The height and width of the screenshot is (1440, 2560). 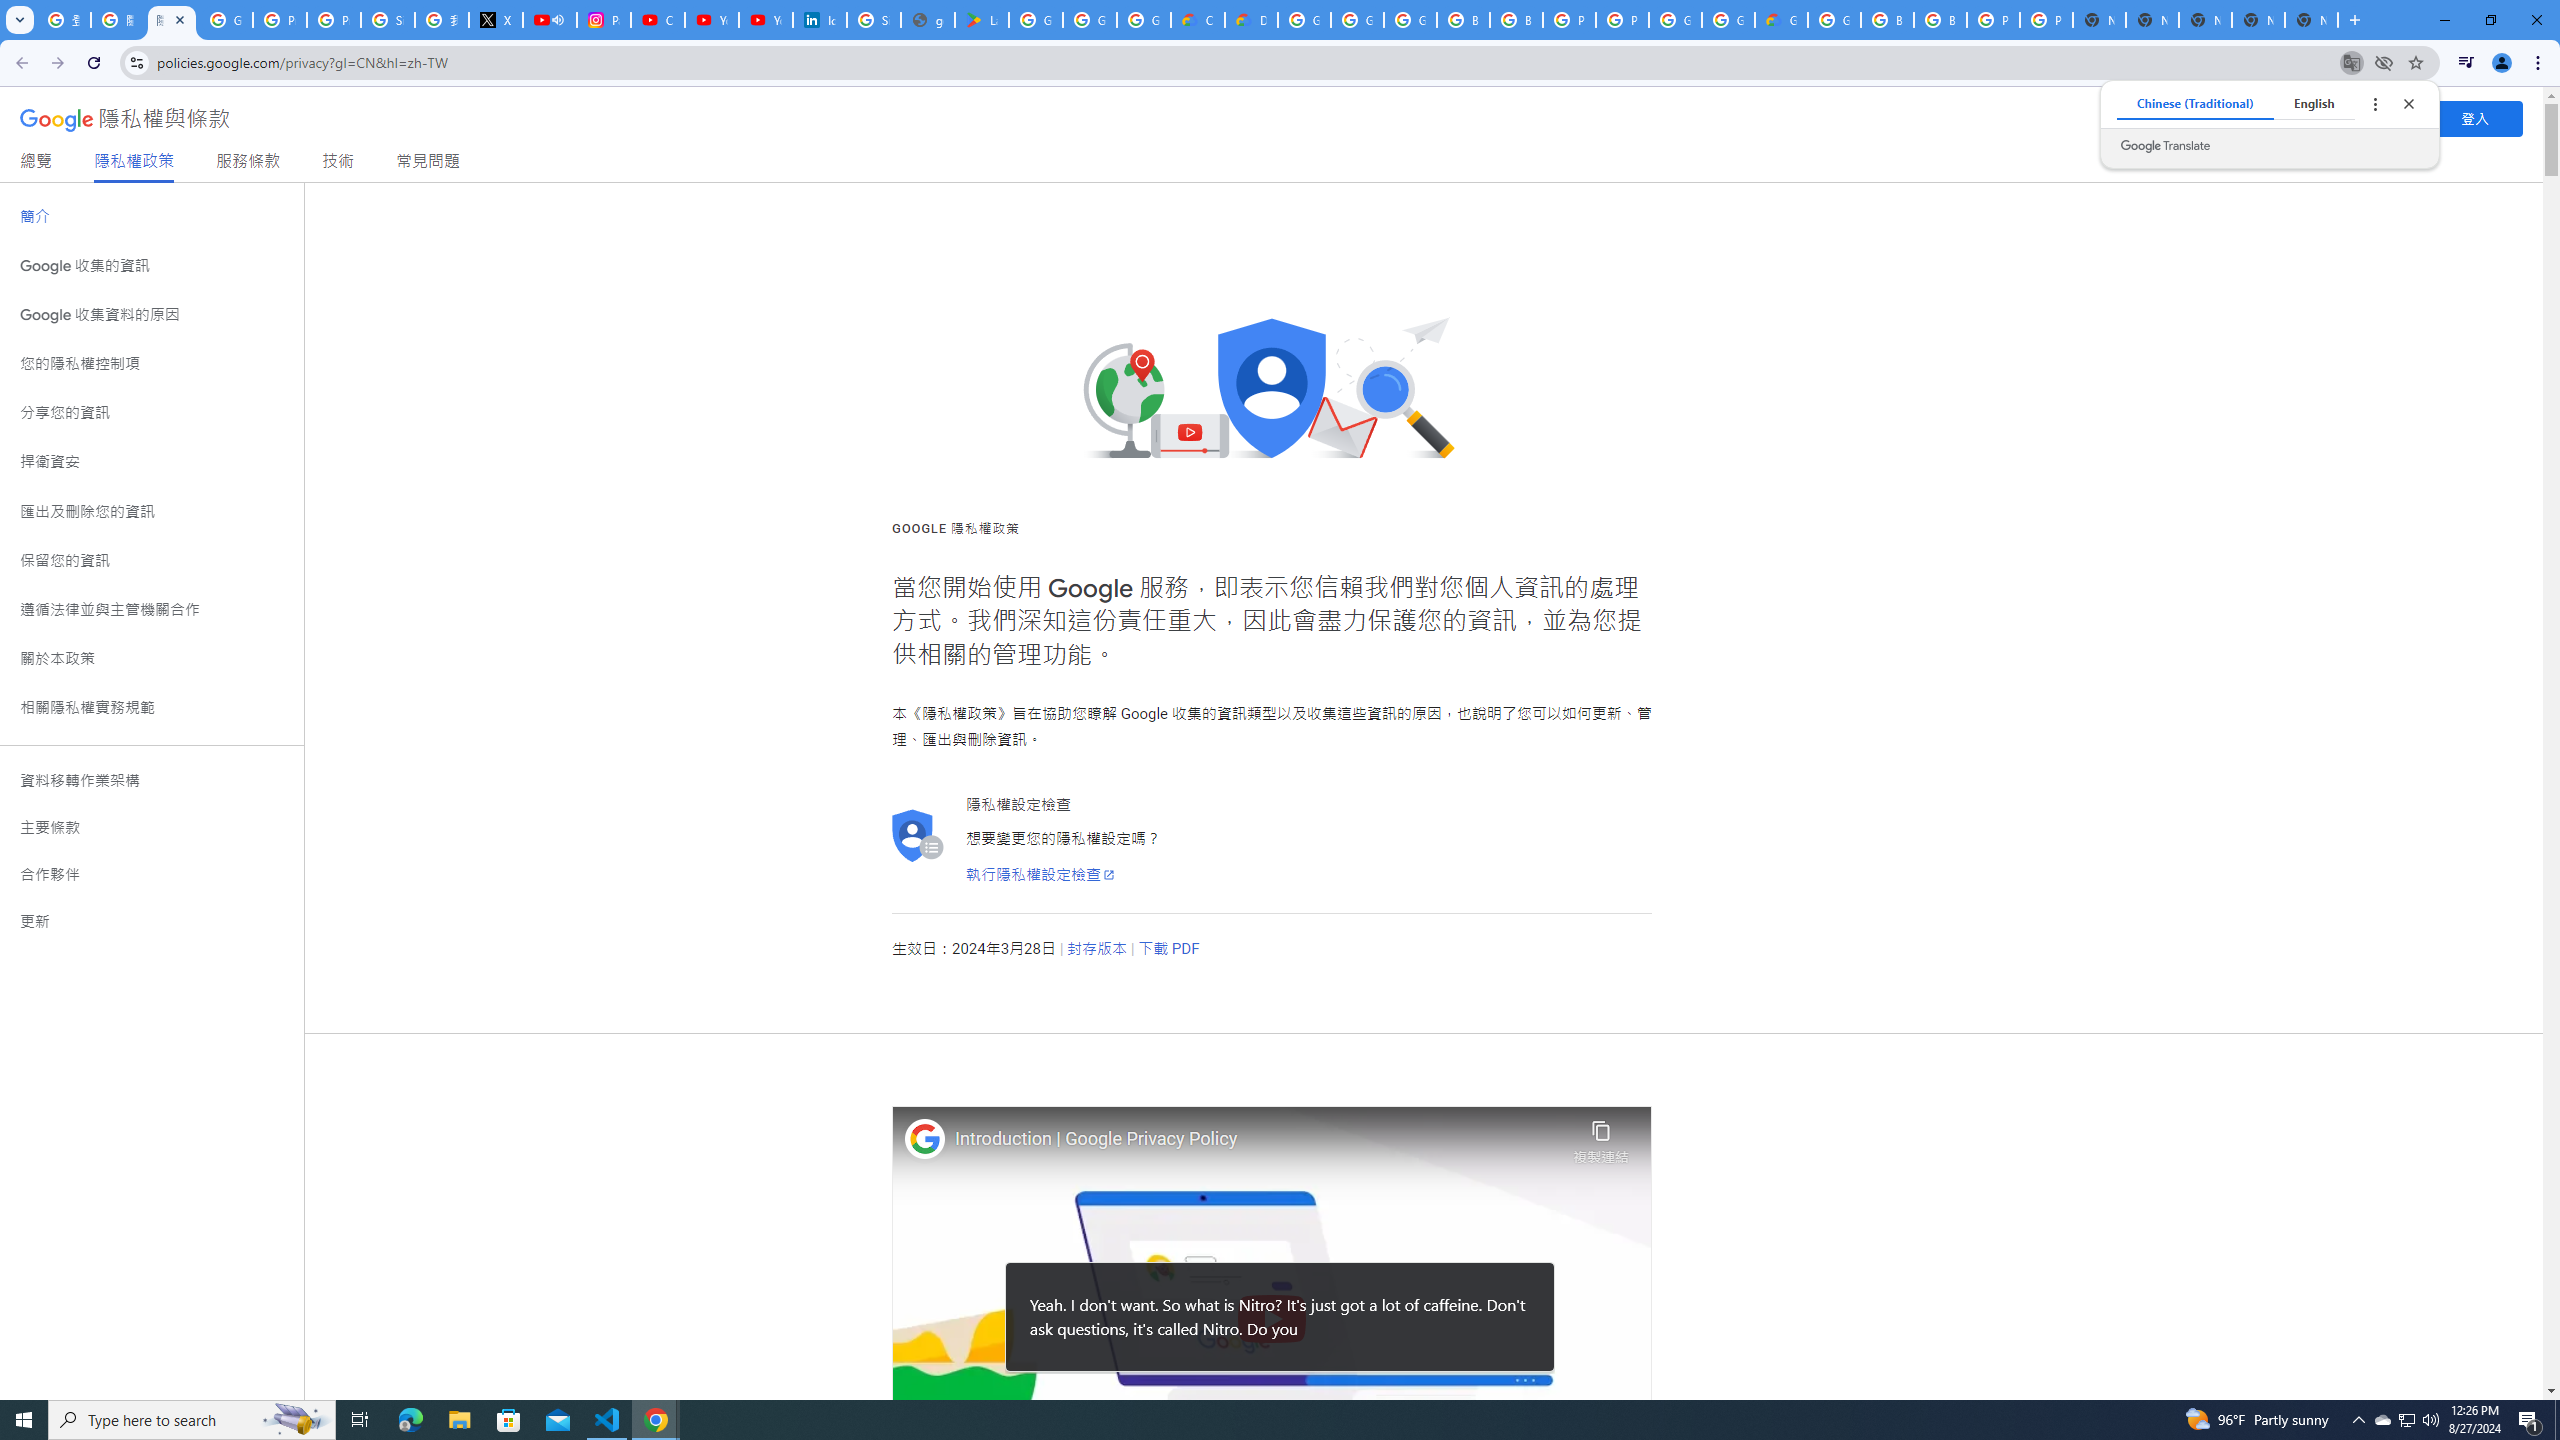 What do you see at coordinates (765, 19) in the screenshot?
I see `'YouTube Culture & Trends - YouTube Top 10, 2021'` at bounding box center [765, 19].